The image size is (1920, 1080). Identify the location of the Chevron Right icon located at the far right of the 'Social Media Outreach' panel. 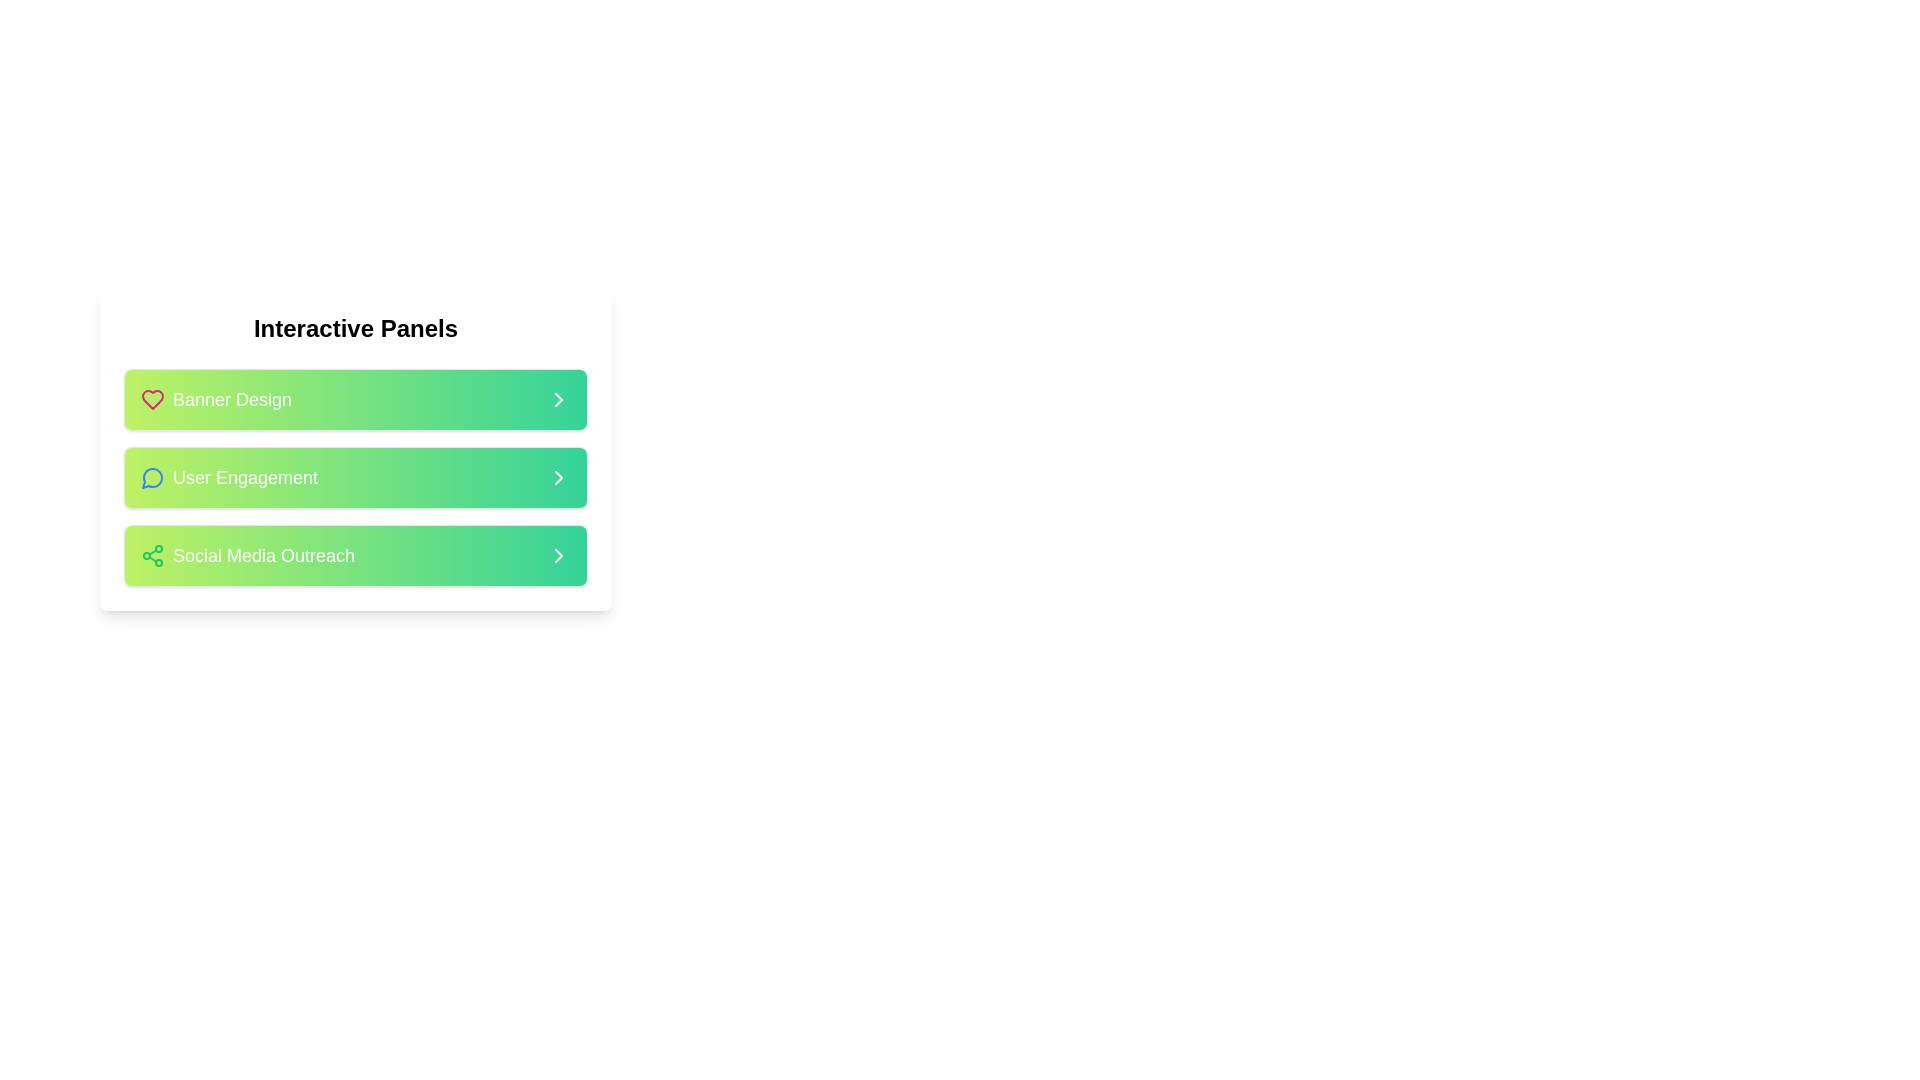
(558, 555).